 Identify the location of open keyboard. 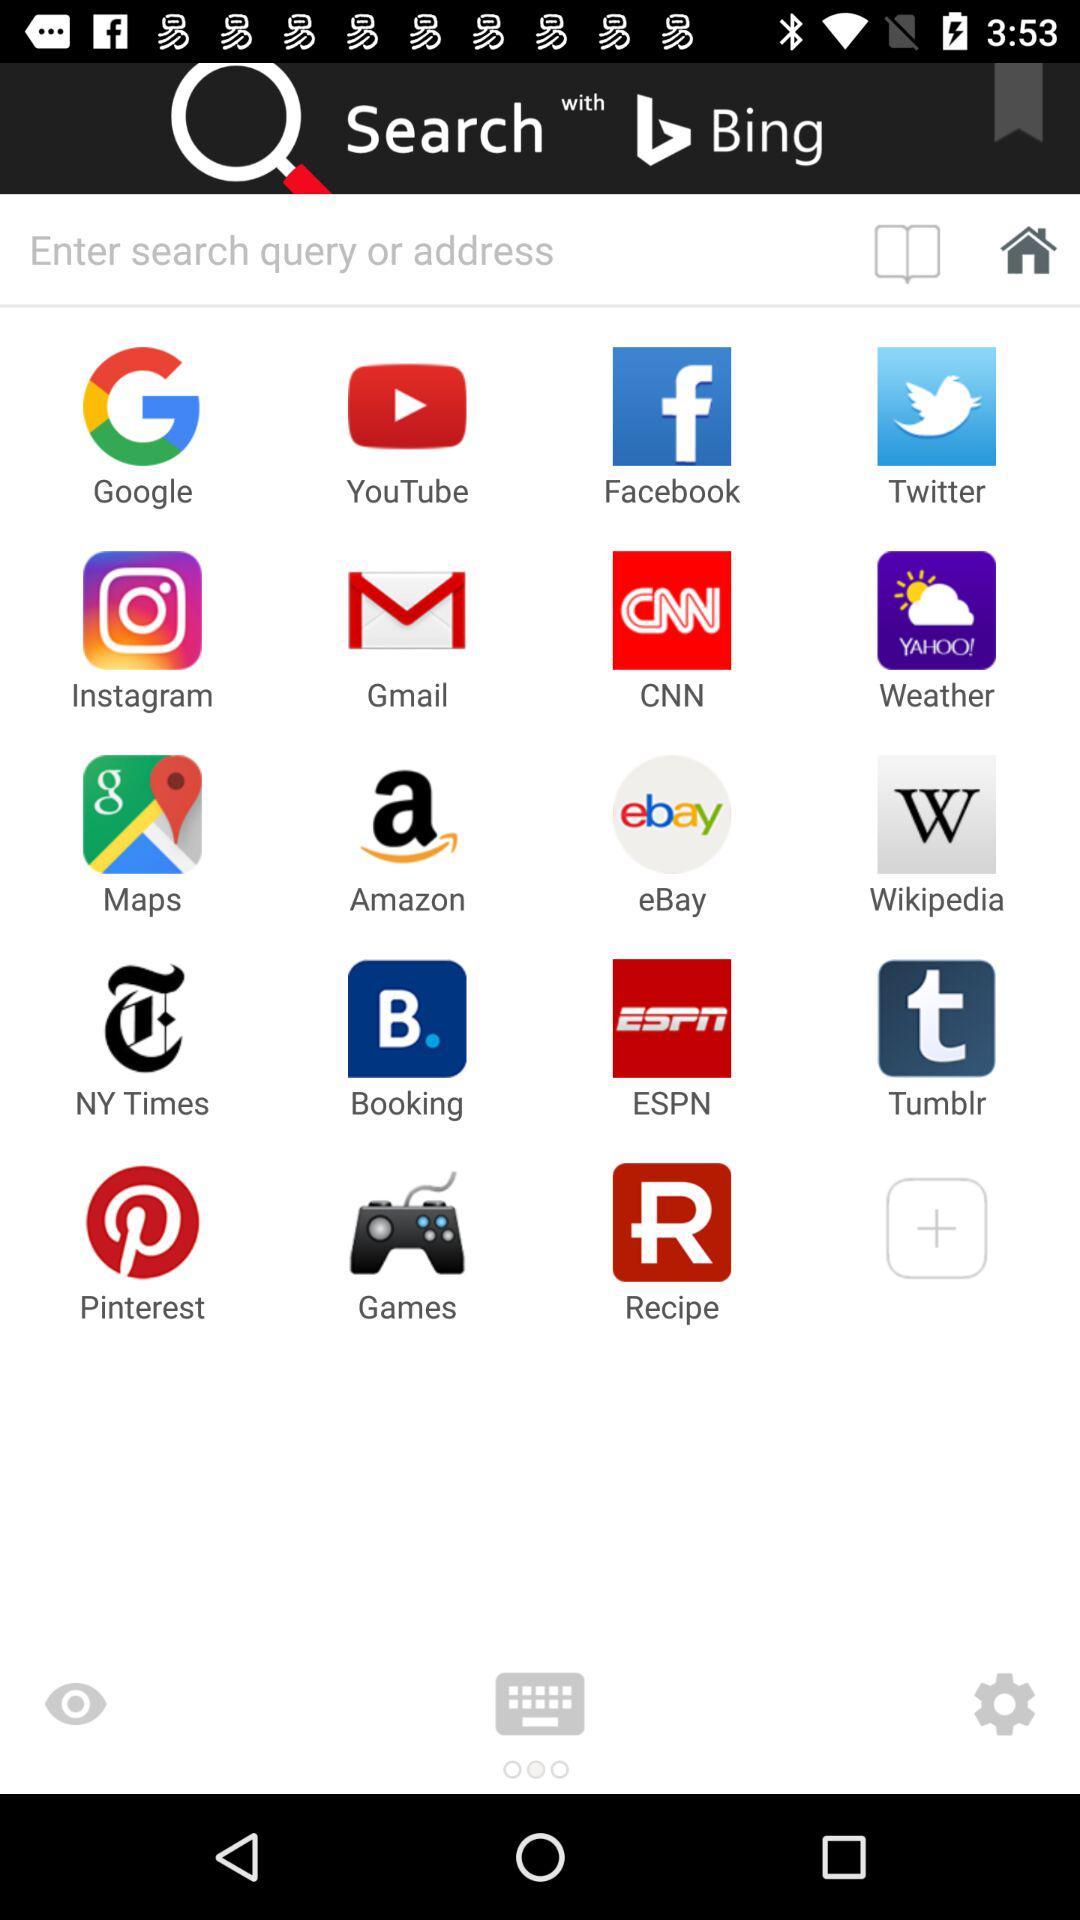
(540, 1703).